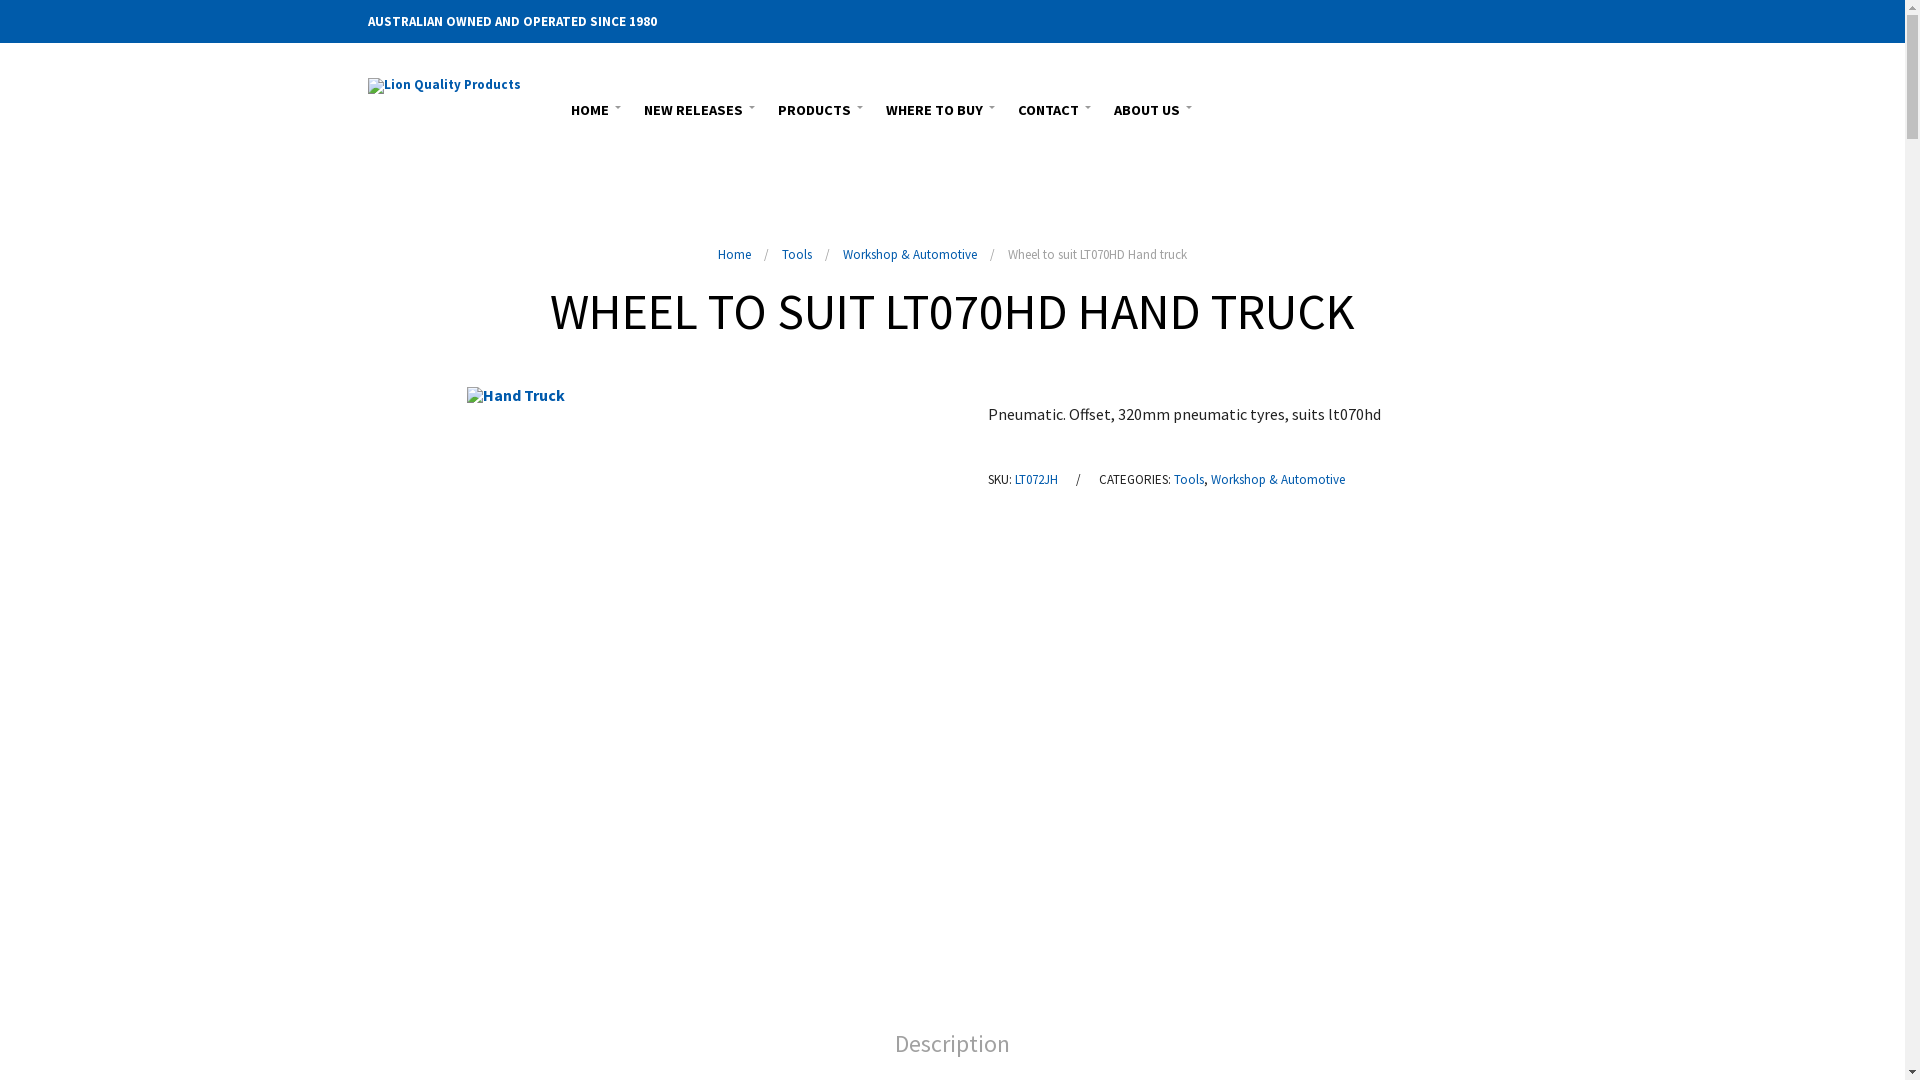 The width and height of the screenshot is (1920, 1080). Describe the element at coordinates (695, 107) in the screenshot. I see `'NEW RELEASES'` at that location.